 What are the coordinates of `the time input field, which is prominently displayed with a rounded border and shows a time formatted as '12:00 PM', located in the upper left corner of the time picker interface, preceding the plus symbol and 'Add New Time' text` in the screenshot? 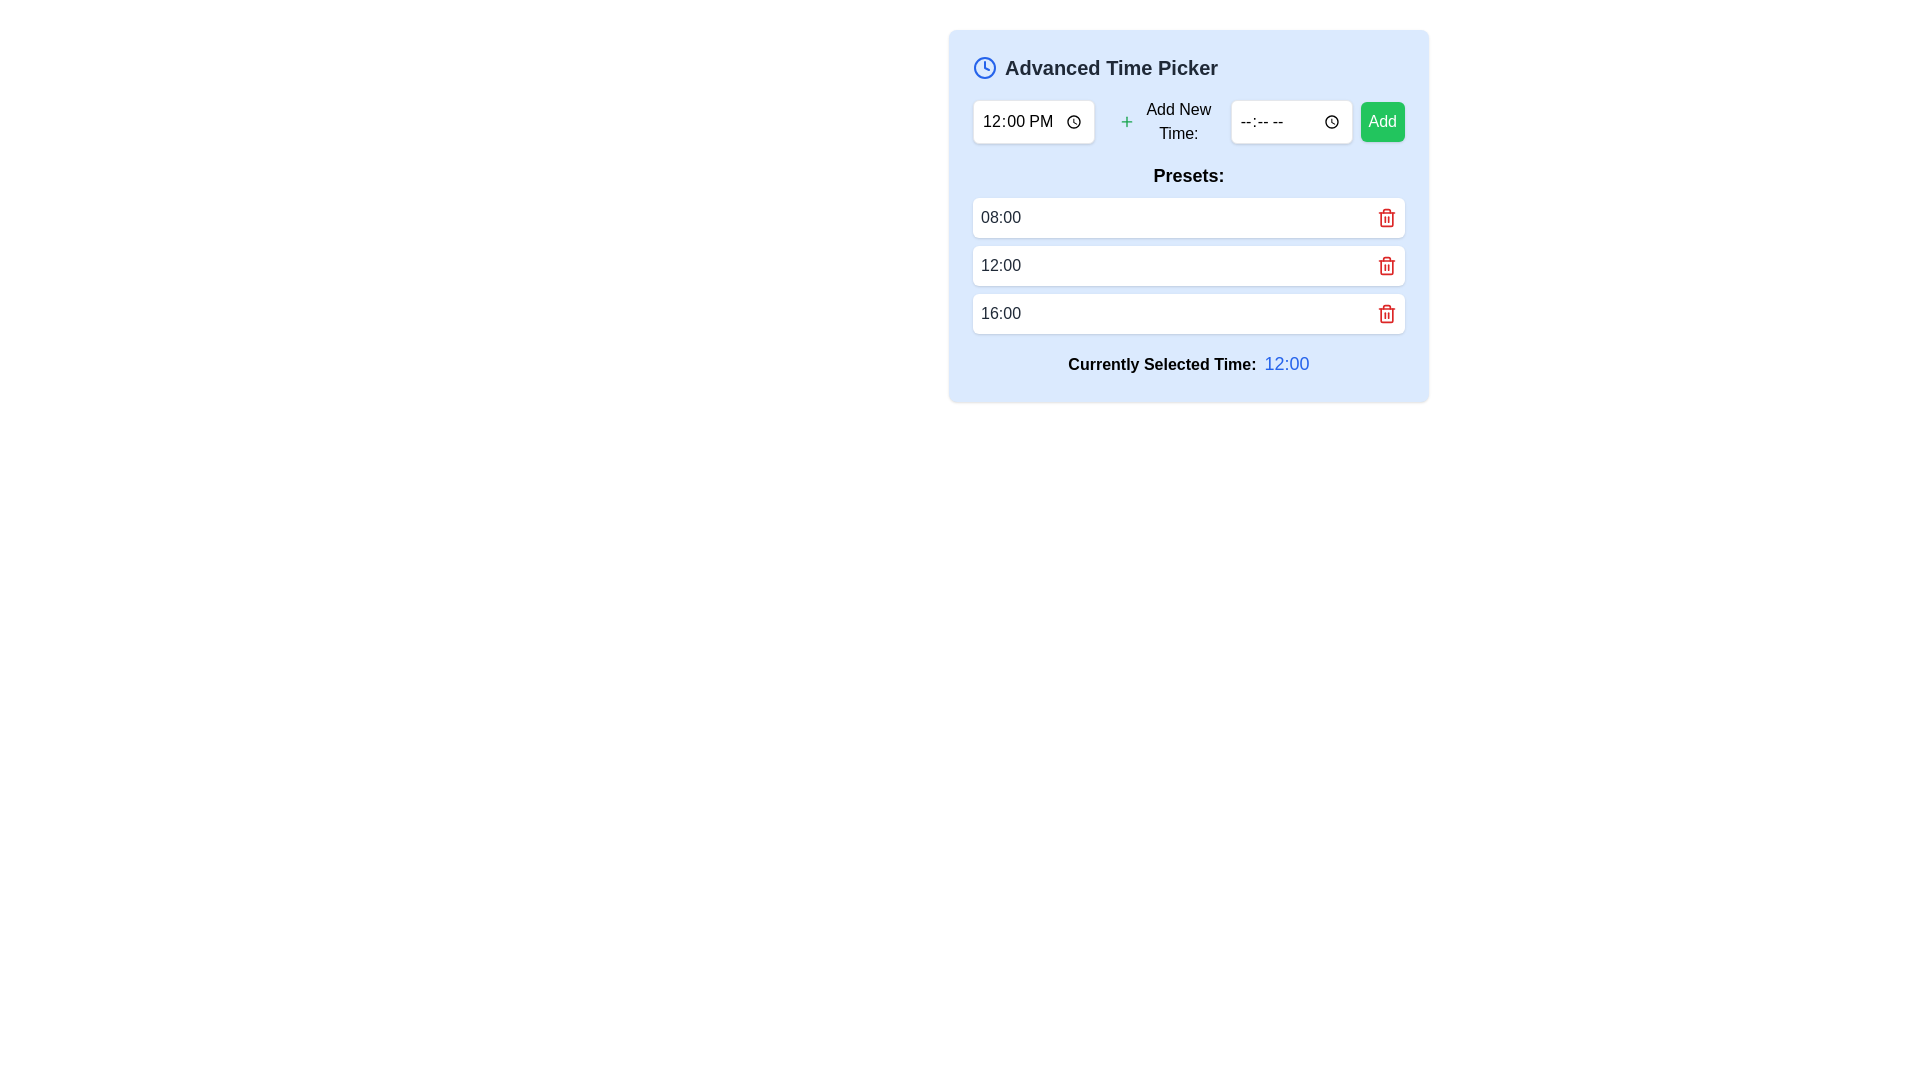 It's located at (1033, 122).